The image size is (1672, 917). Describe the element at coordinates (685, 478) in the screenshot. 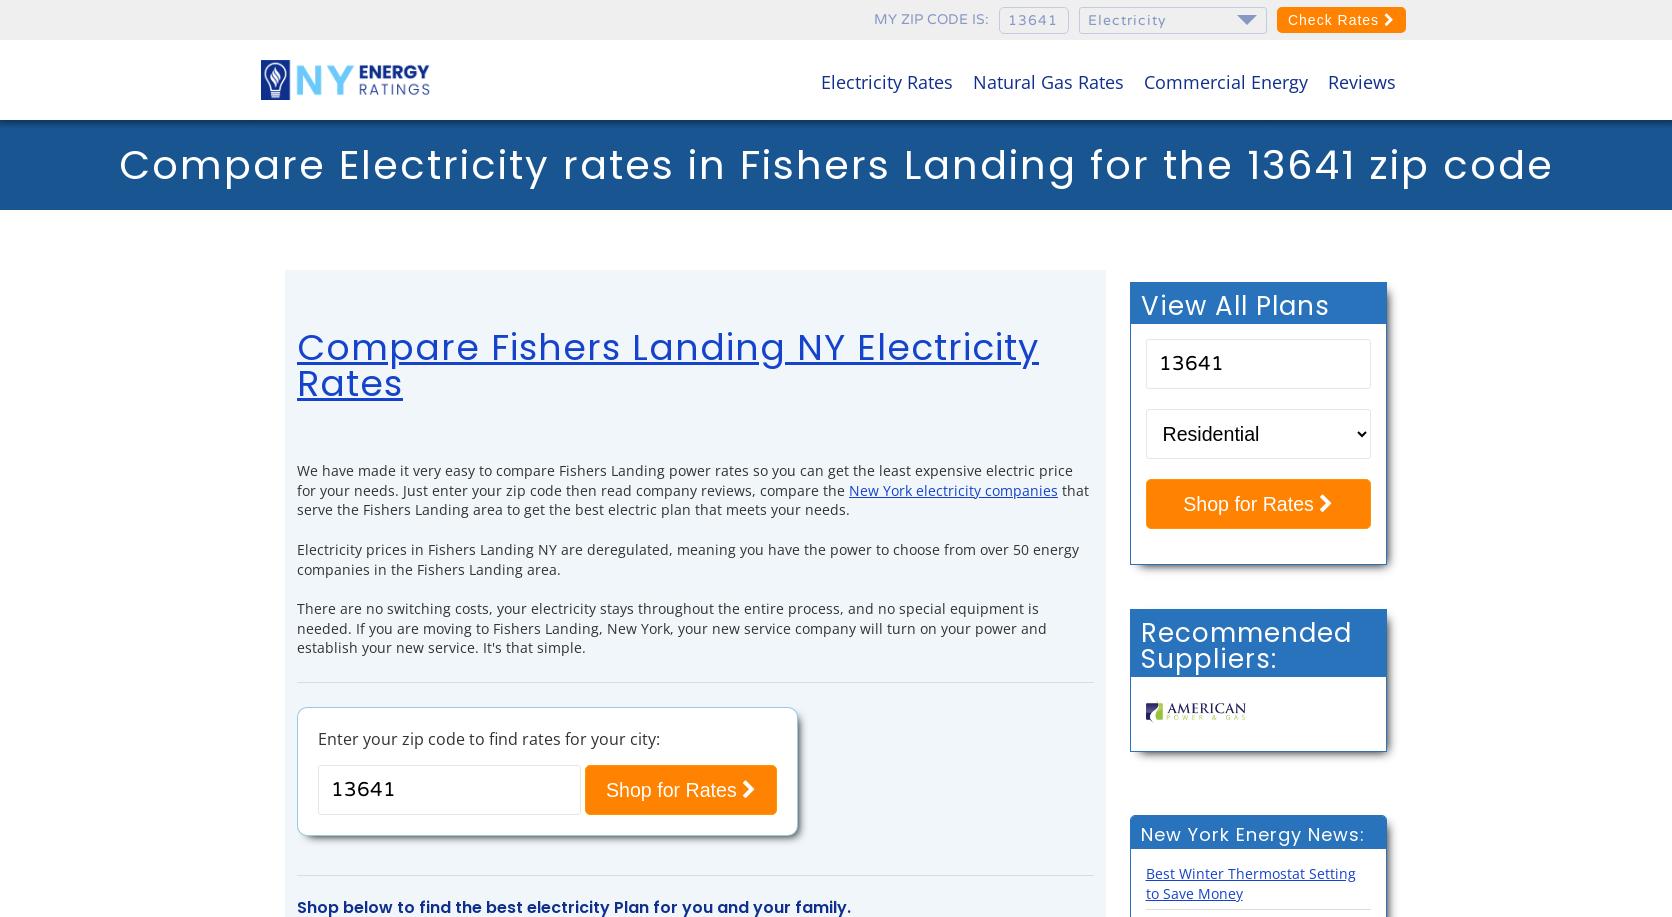

I see `'We have made it very easy to compare Fishers Landing power rates so you can get the least expensive electric price for your needs. Just enter your zip code then read company reviews, compare the'` at that location.